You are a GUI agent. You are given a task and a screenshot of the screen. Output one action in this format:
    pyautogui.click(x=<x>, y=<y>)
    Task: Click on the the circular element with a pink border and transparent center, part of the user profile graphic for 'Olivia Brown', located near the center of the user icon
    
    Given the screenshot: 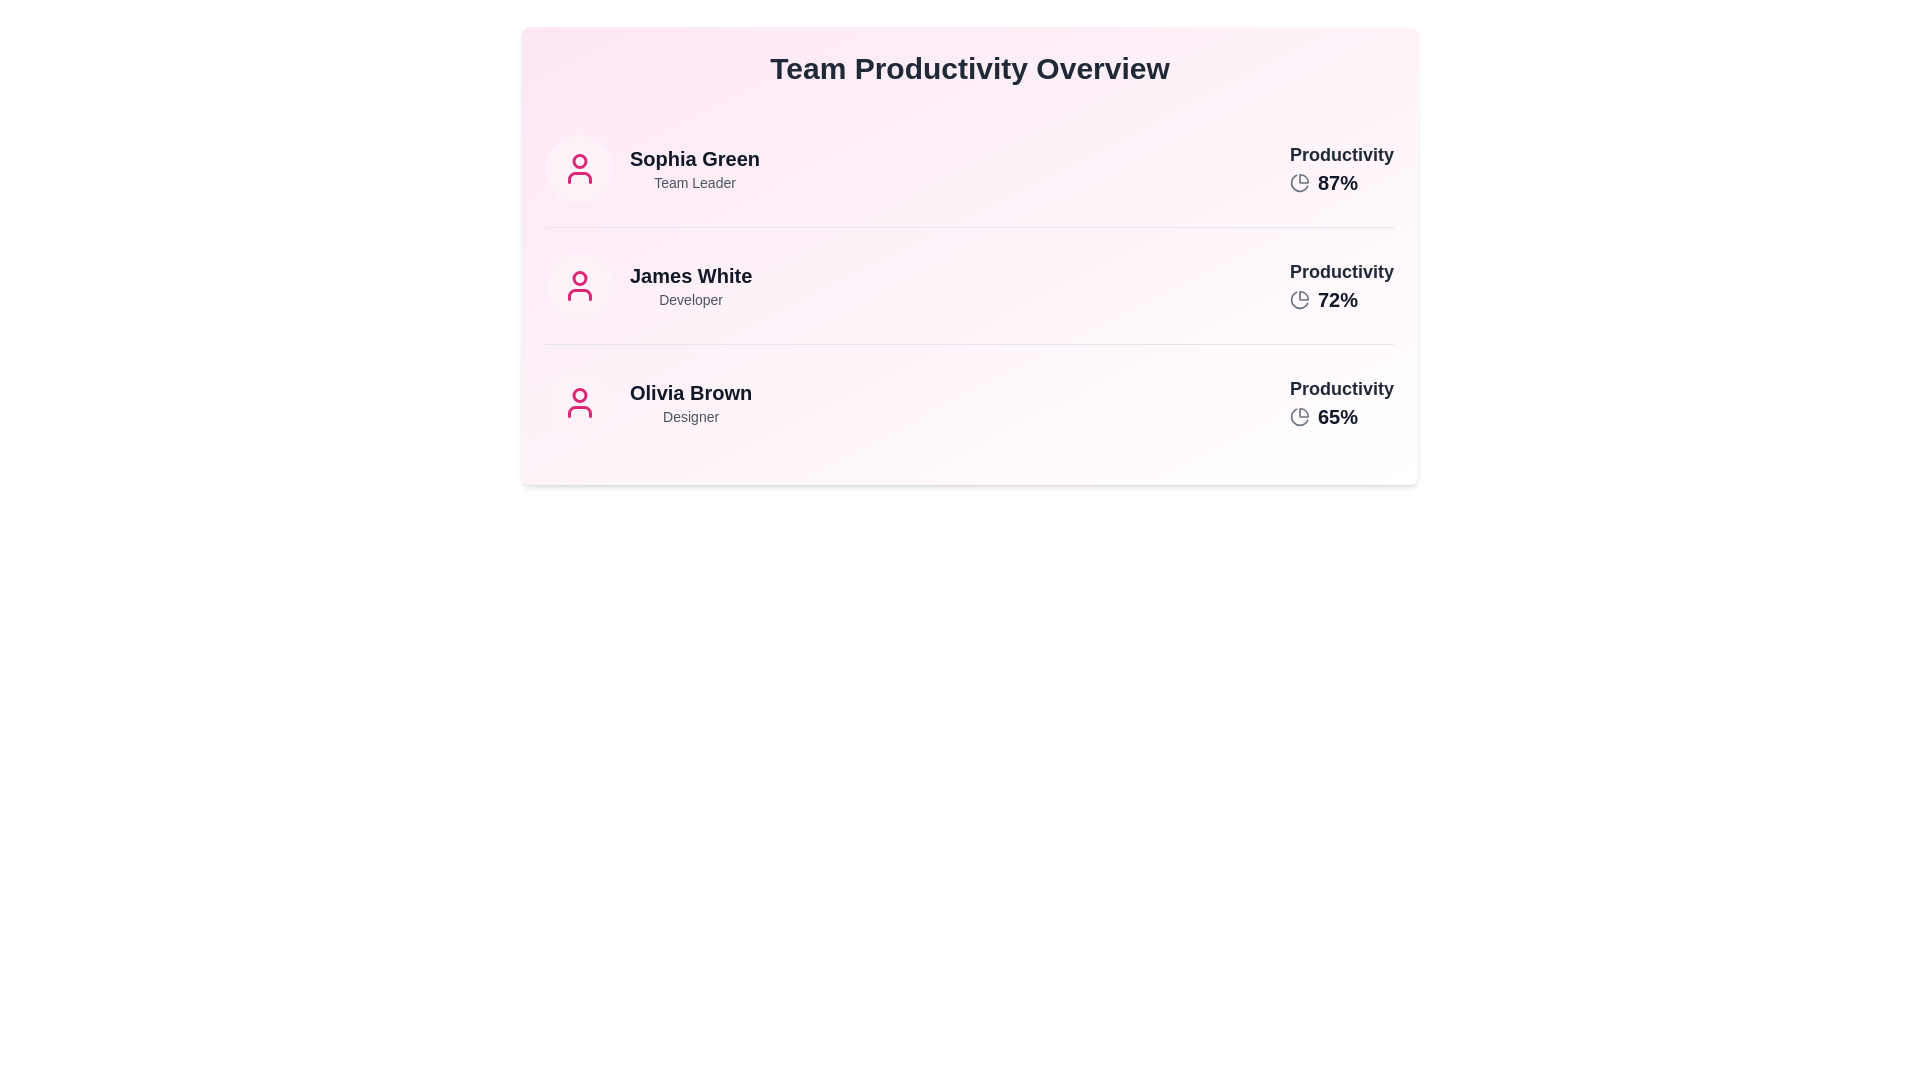 What is the action you would take?
    pyautogui.click(x=579, y=395)
    